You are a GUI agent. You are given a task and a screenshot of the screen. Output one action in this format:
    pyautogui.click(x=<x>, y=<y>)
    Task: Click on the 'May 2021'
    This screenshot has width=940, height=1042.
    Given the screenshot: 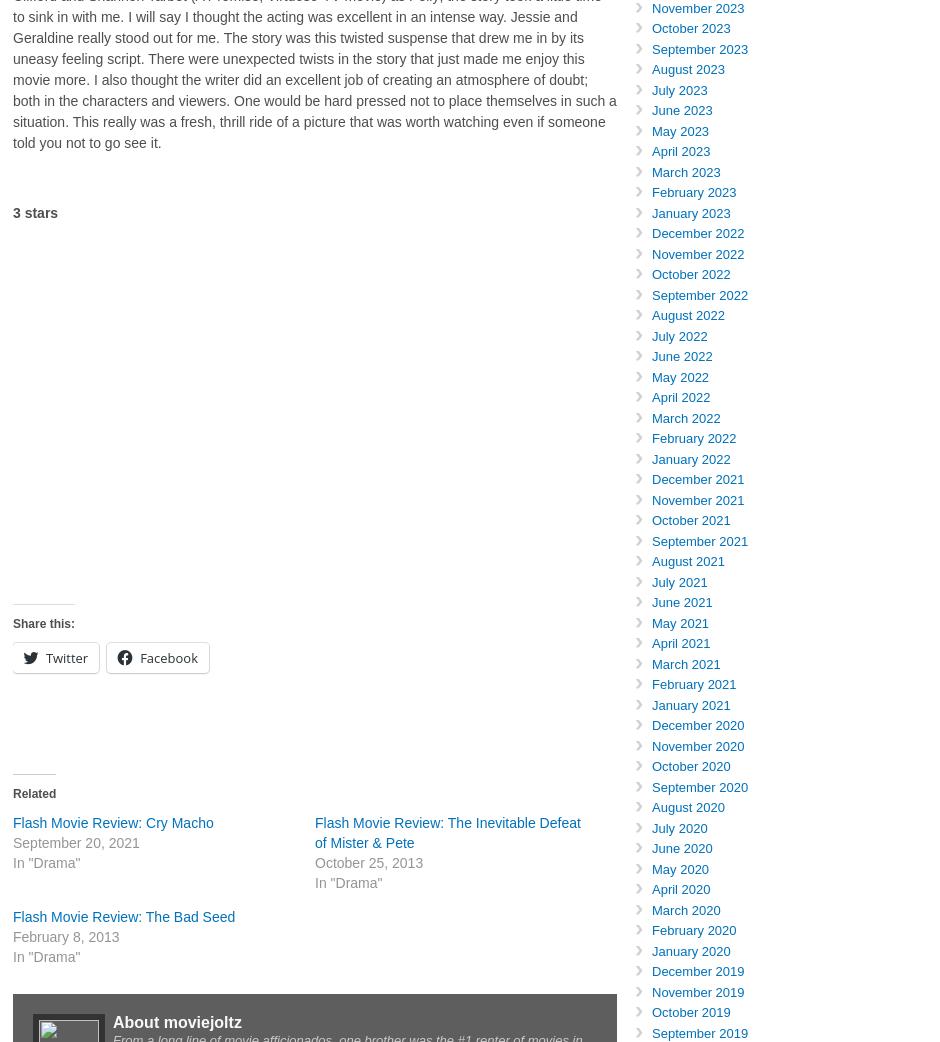 What is the action you would take?
    pyautogui.click(x=679, y=622)
    